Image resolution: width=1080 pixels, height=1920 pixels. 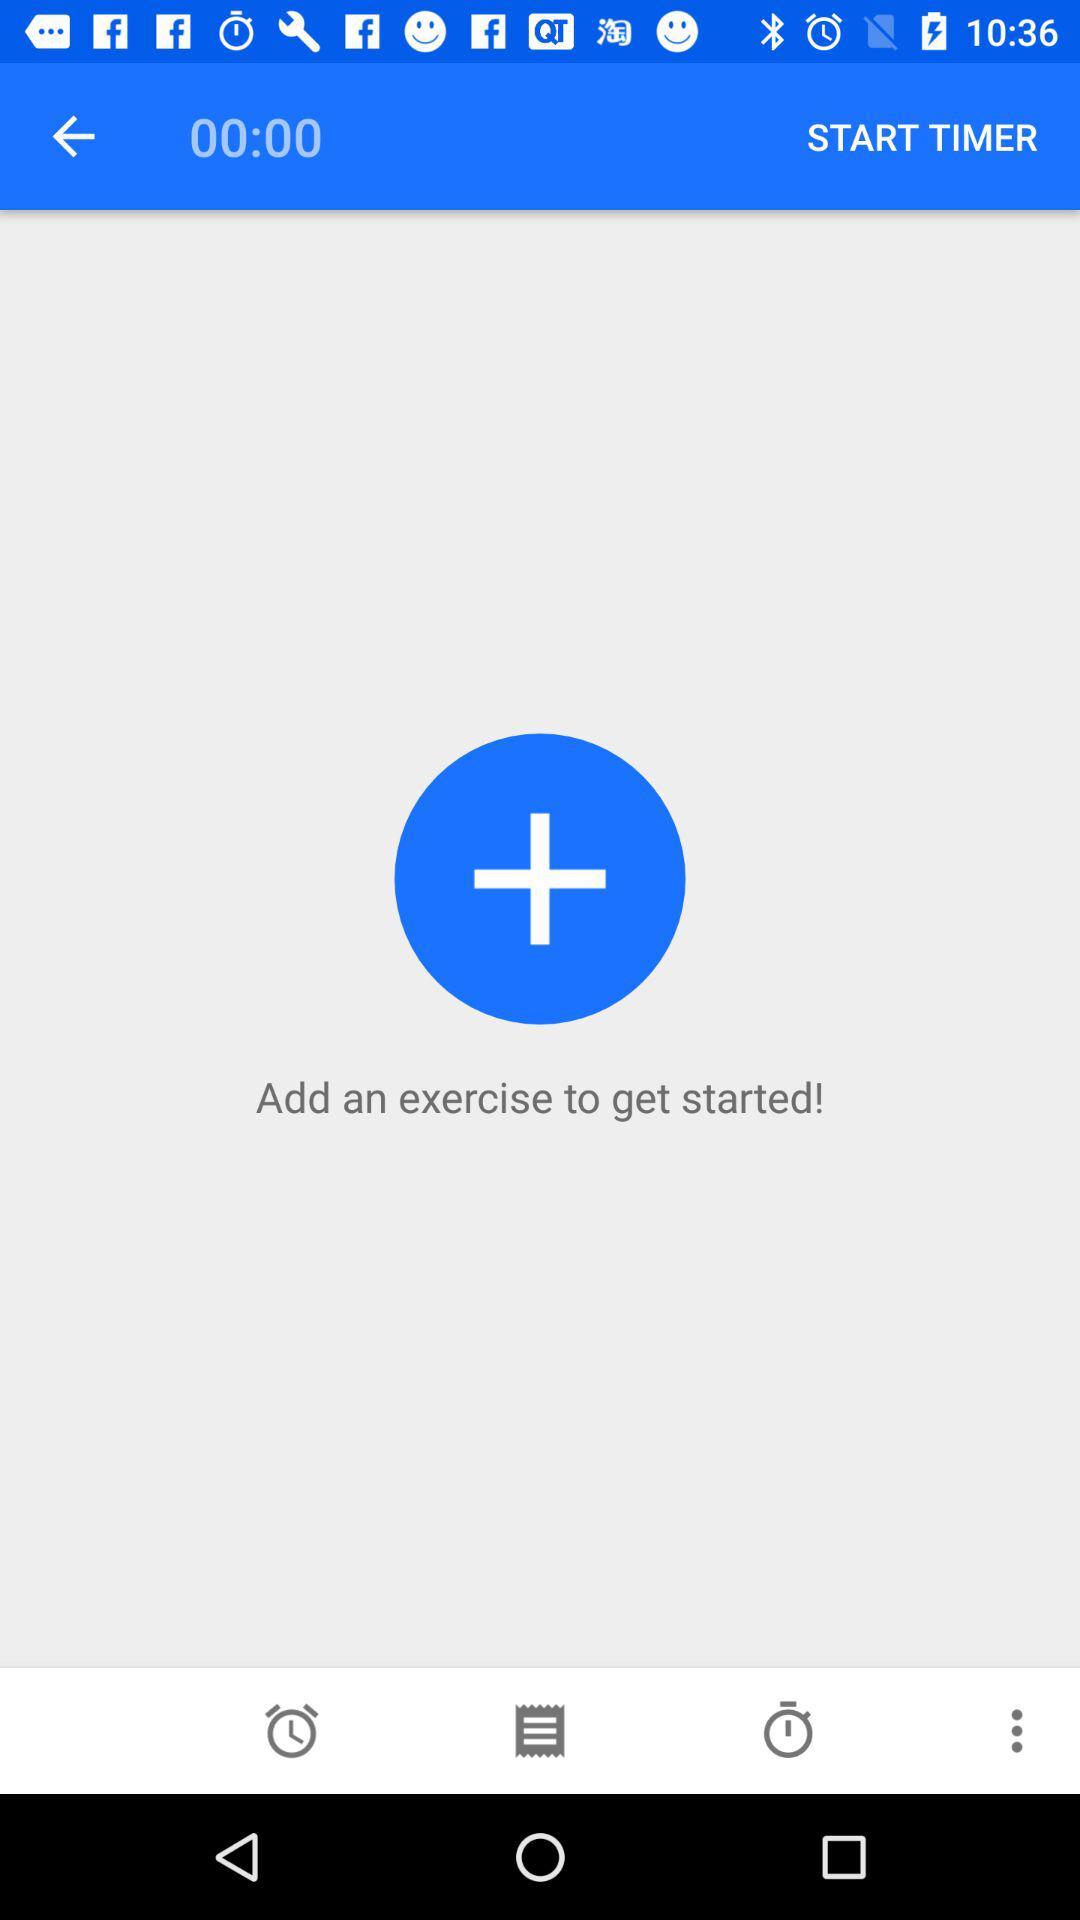 What do you see at coordinates (1017, 1730) in the screenshot?
I see `extras box` at bounding box center [1017, 1730].